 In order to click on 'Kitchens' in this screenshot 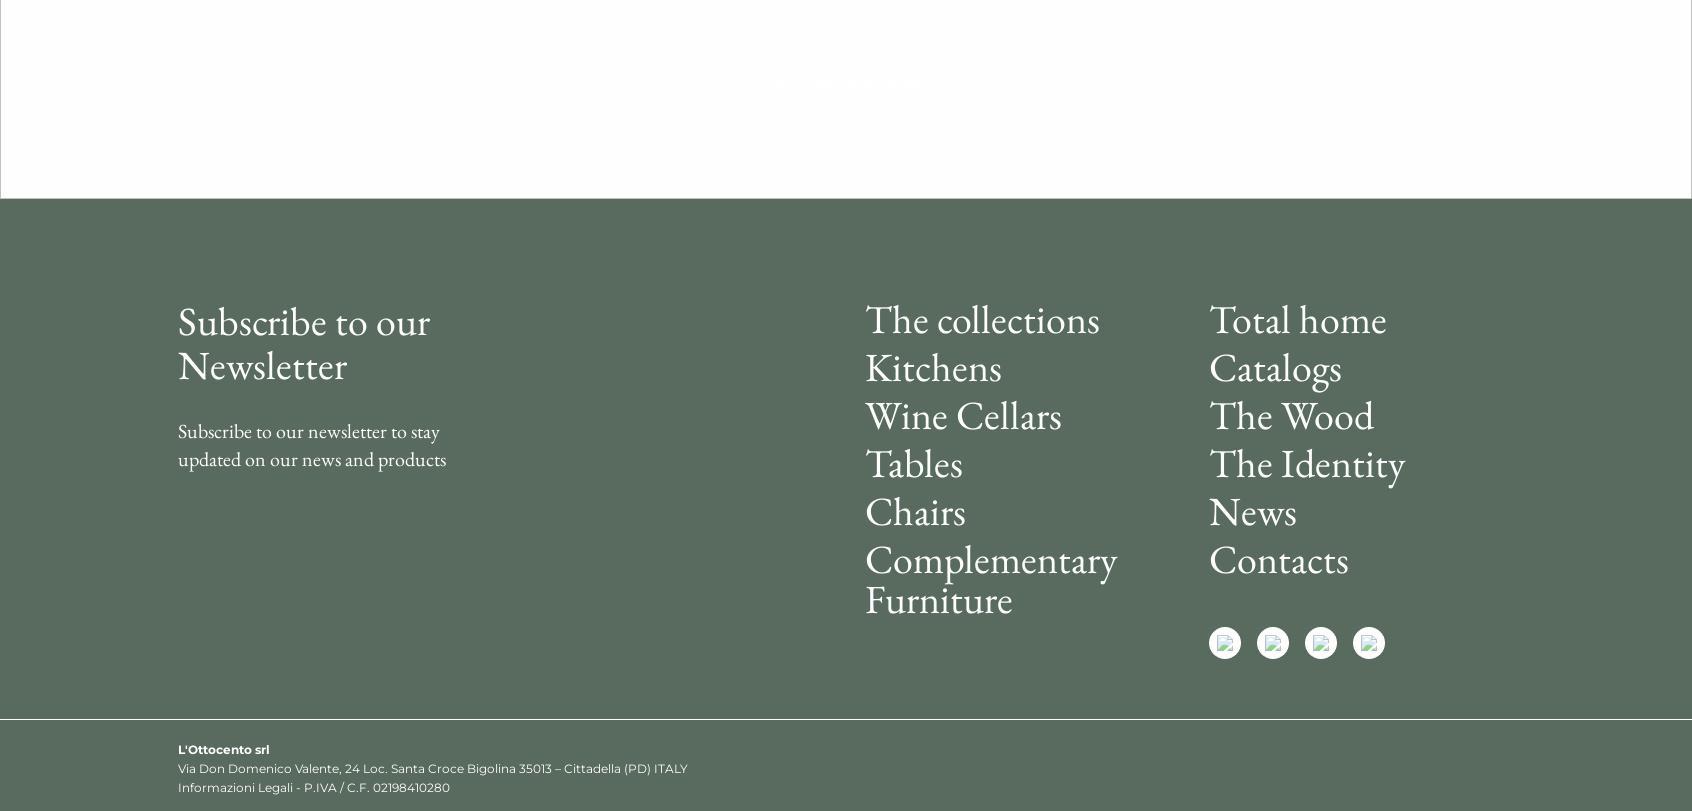, I will do `click(933, 366)`.